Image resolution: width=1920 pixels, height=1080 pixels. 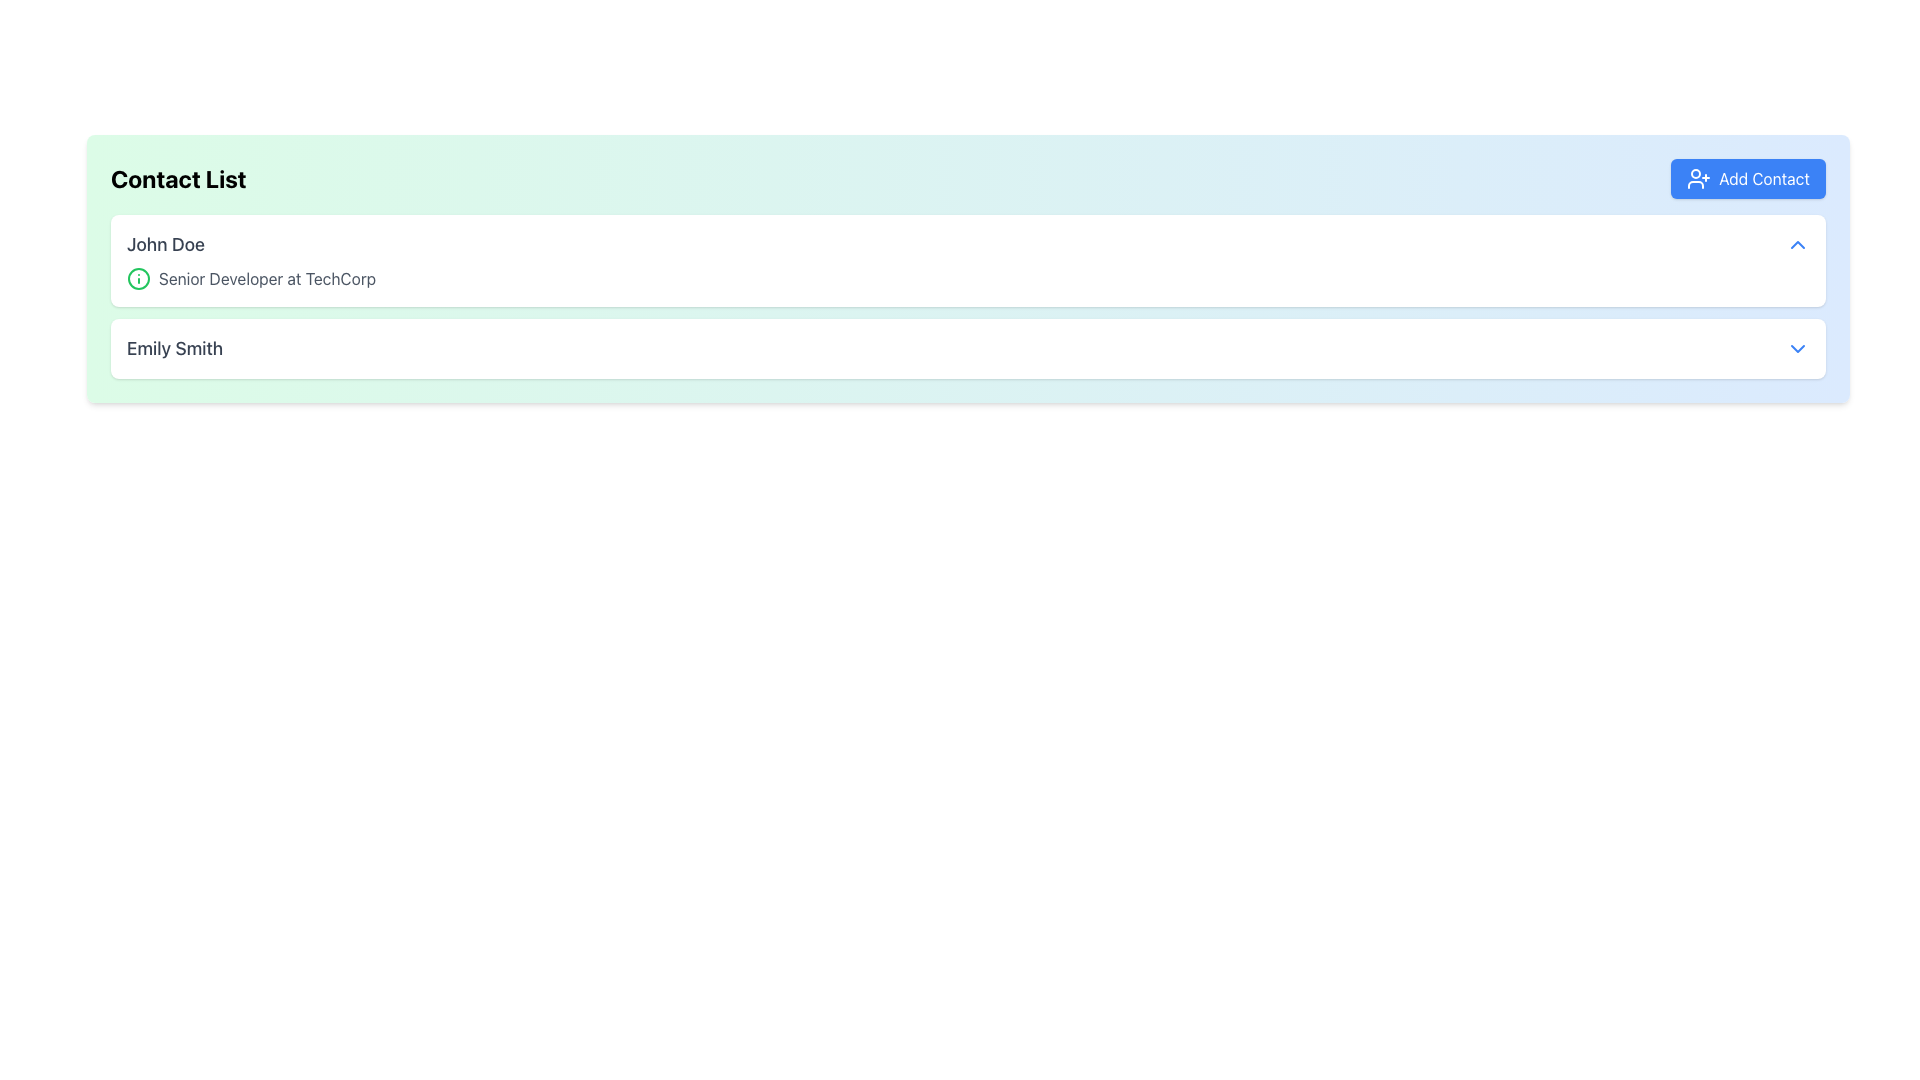 I want to click on the chevron icon, so click(x=1798, y=244).